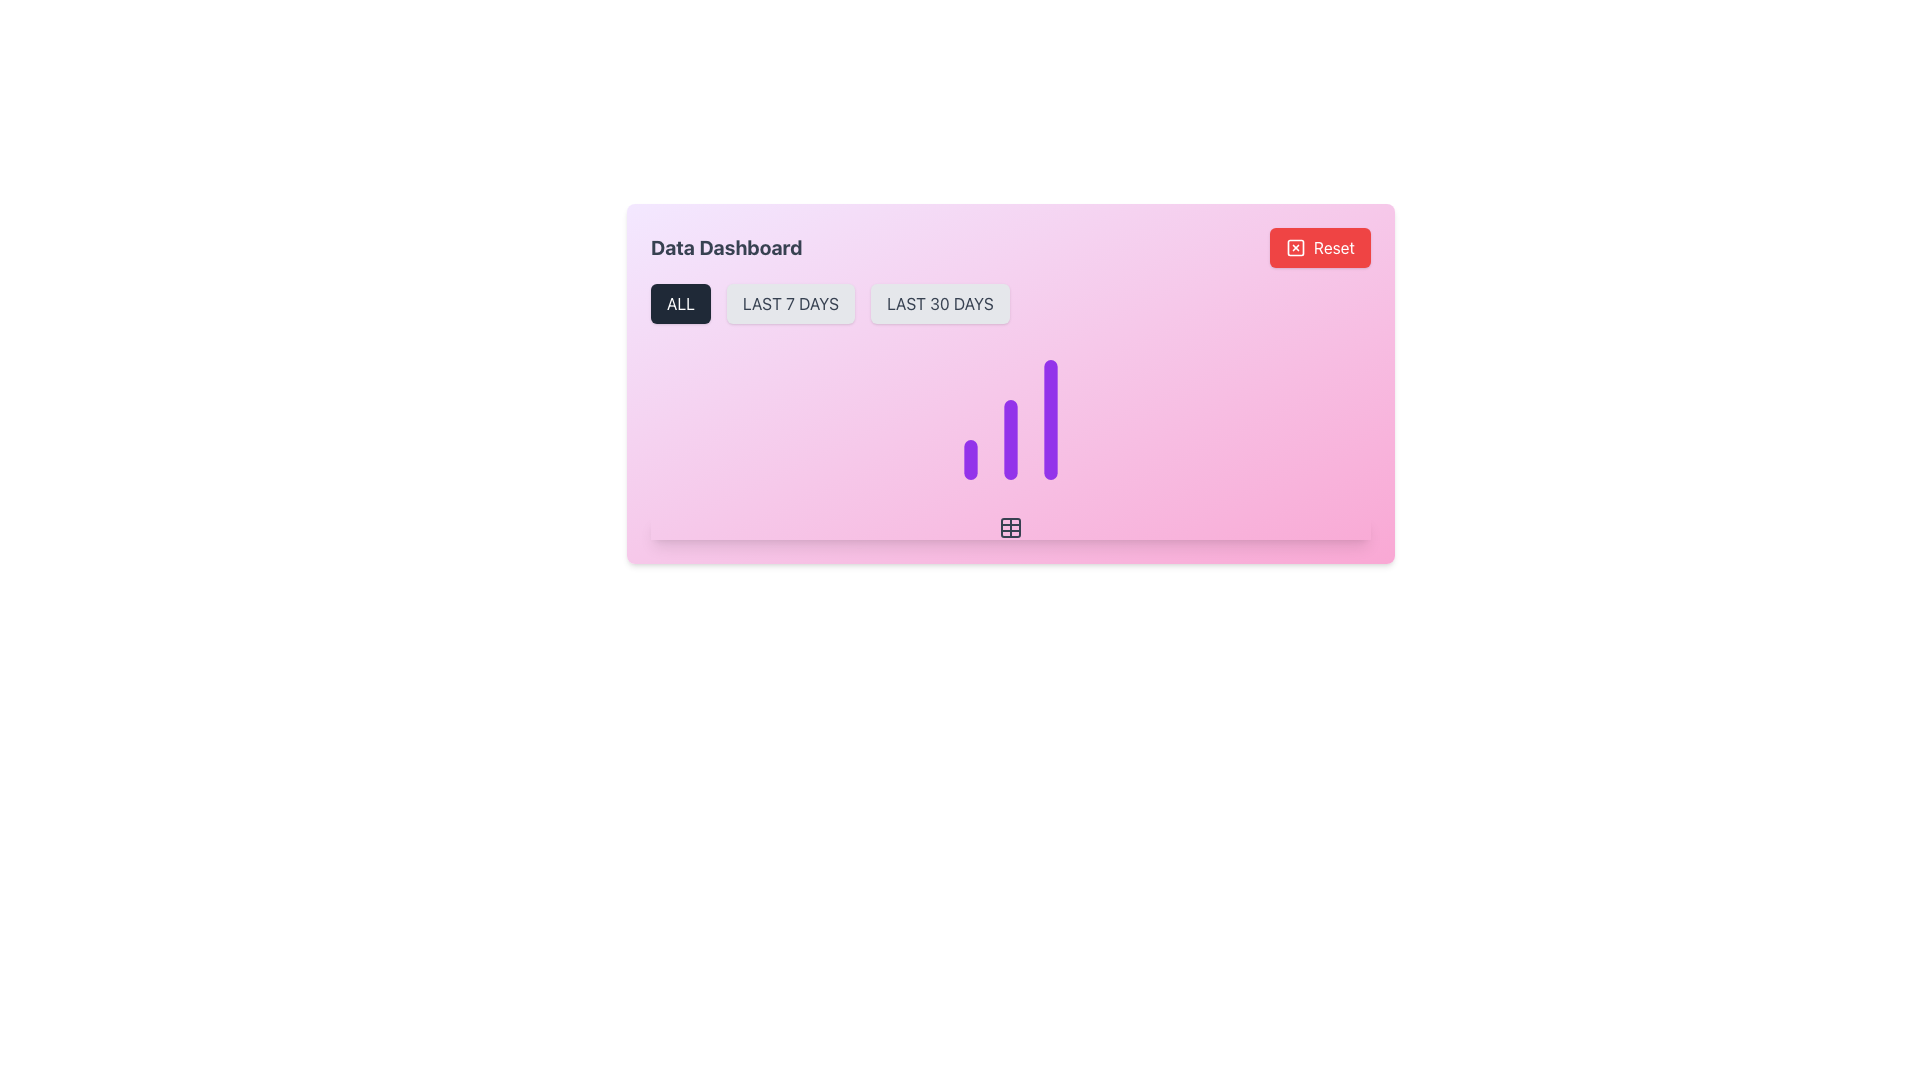  I want to click on the reset button located at the top-right corner of the 'Data Dashboard' section to clear settings or data, so click(1320, 246).